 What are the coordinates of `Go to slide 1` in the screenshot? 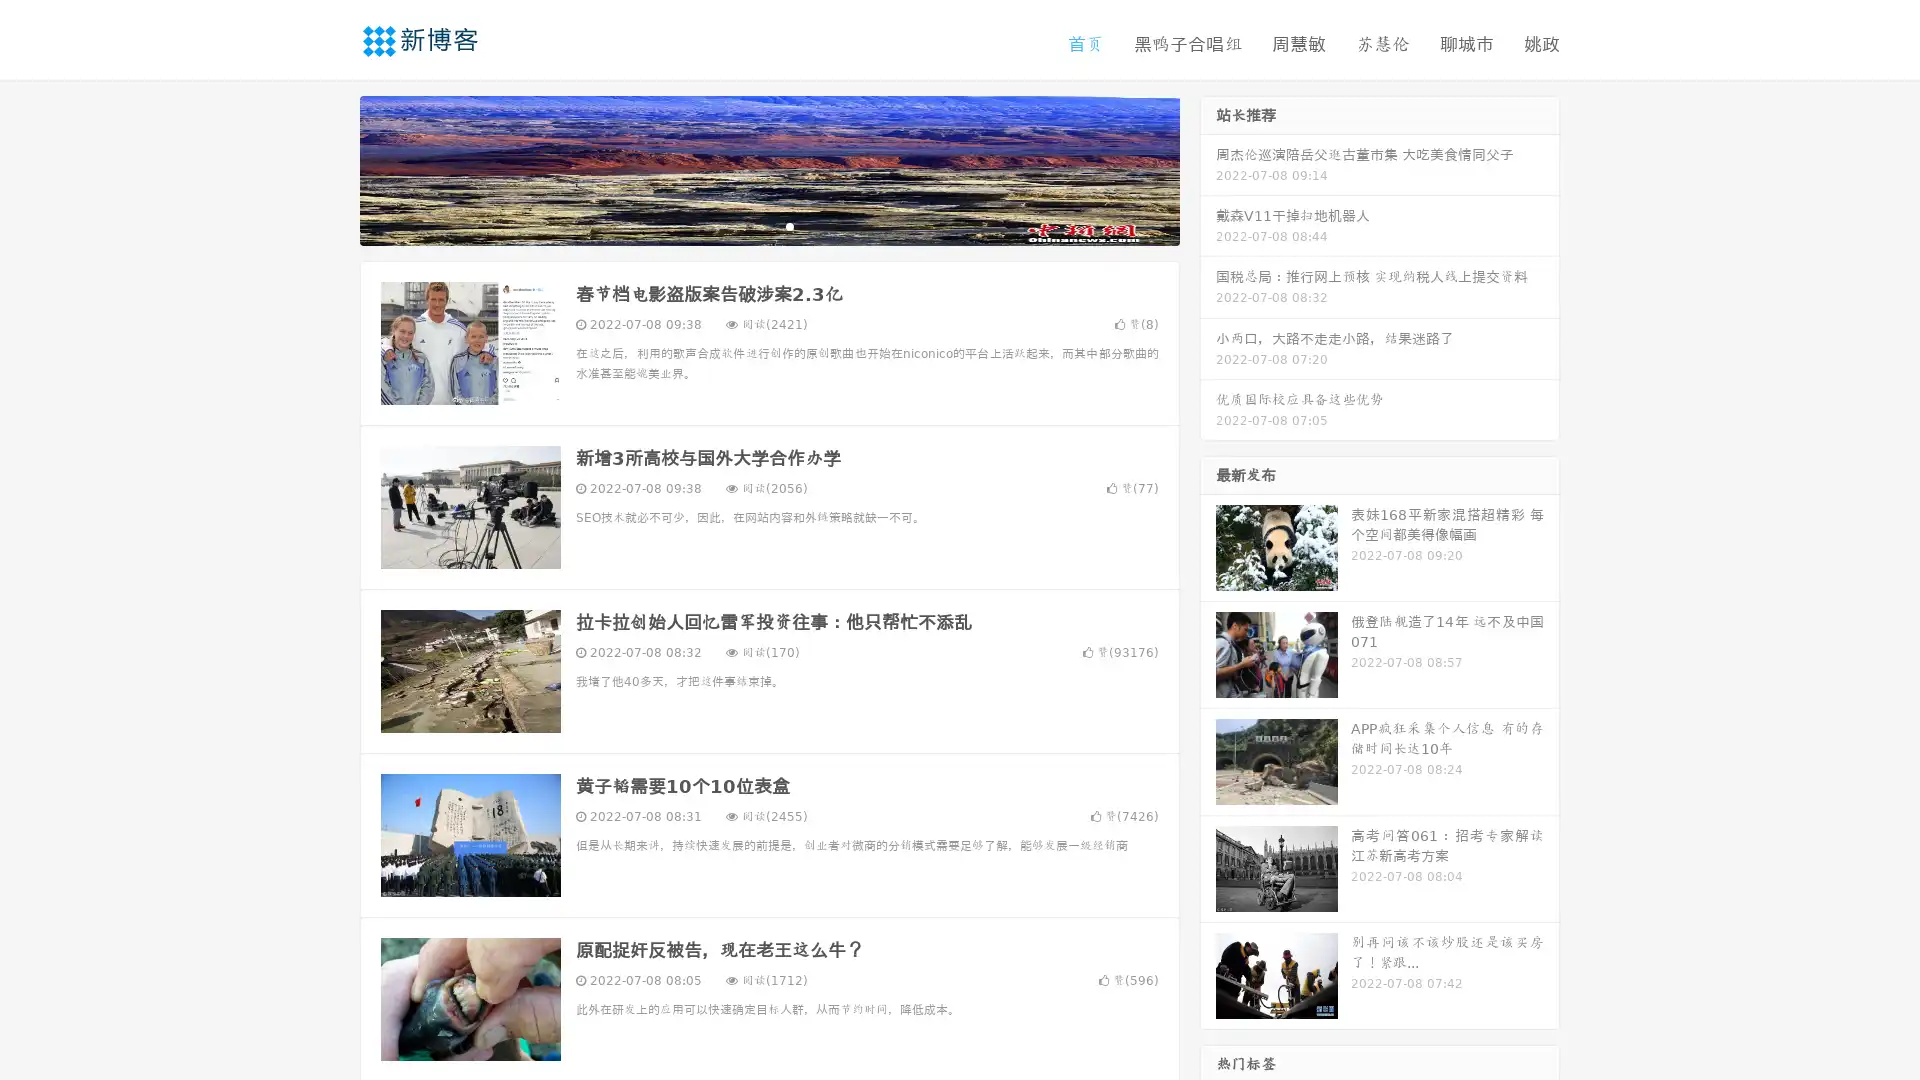 It's located at (748, 225).